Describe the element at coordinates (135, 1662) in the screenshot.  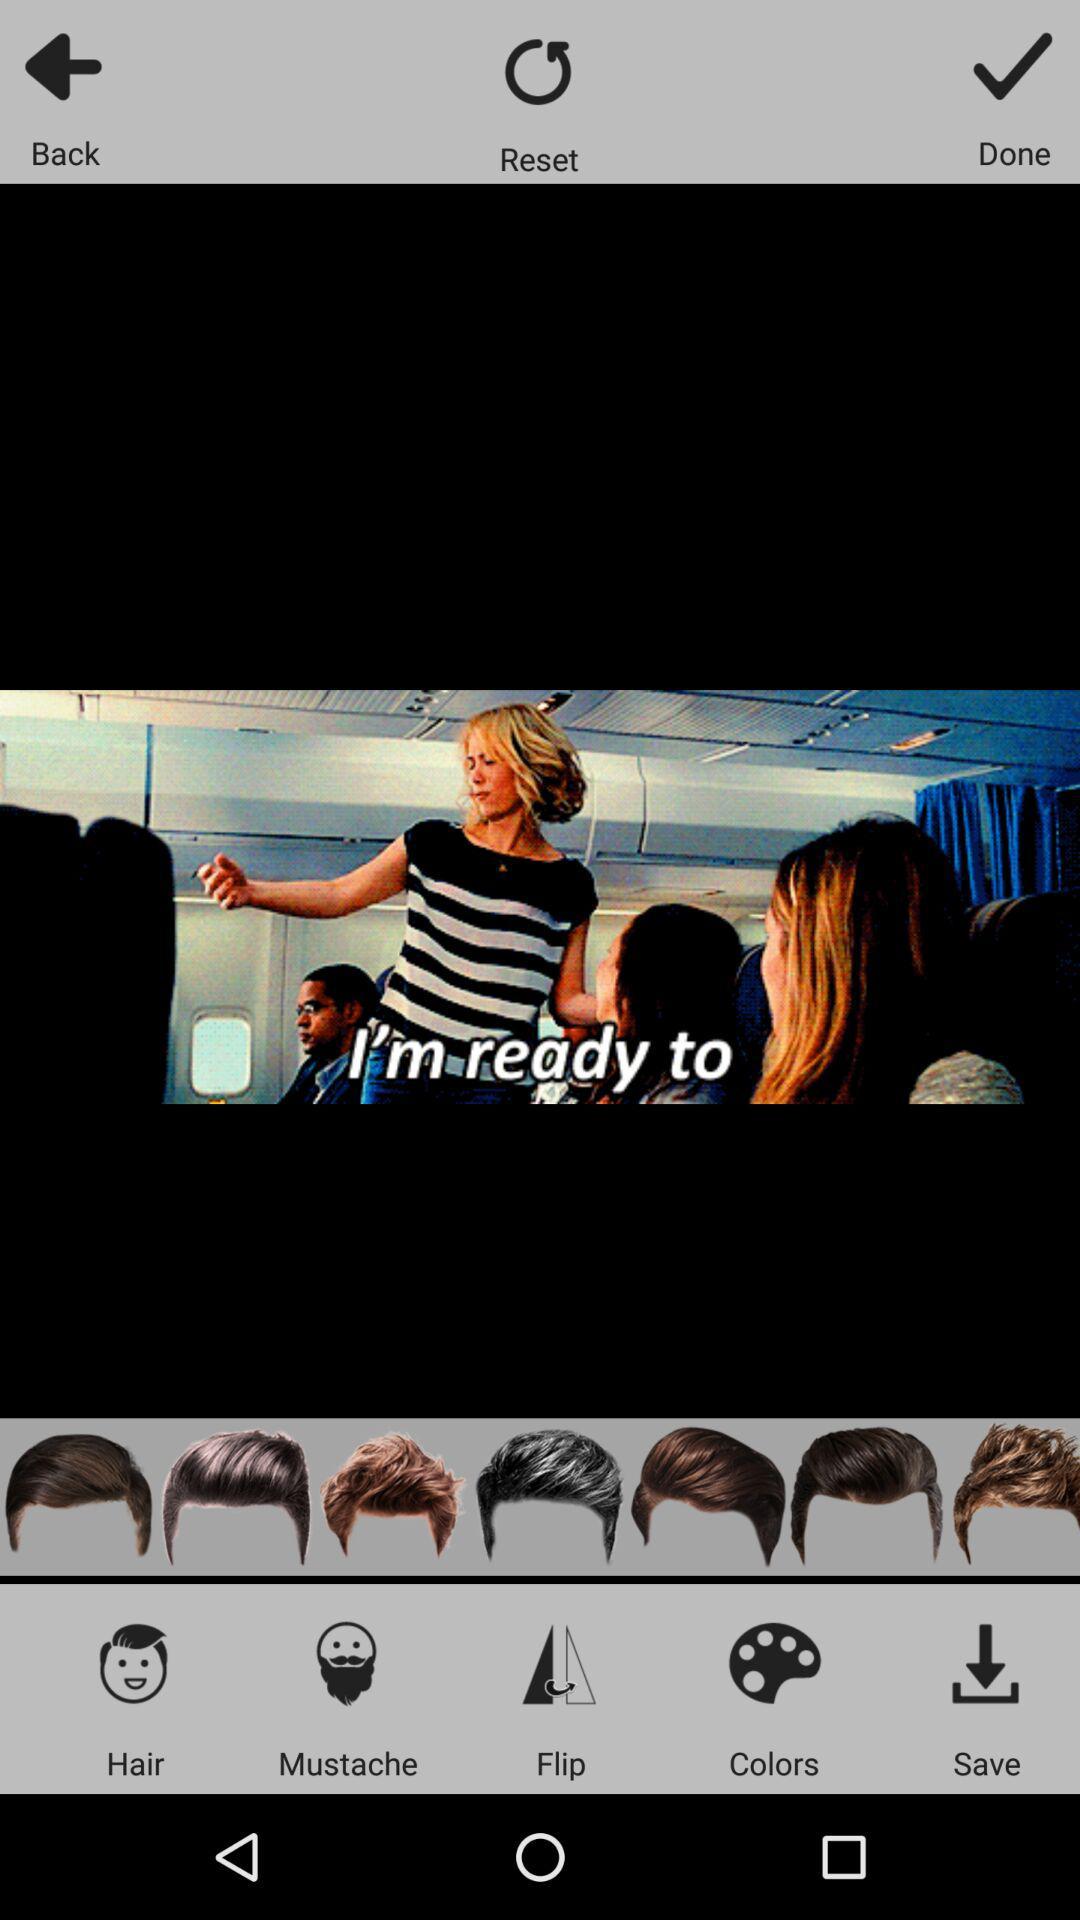
I see `hair icon` at that location.